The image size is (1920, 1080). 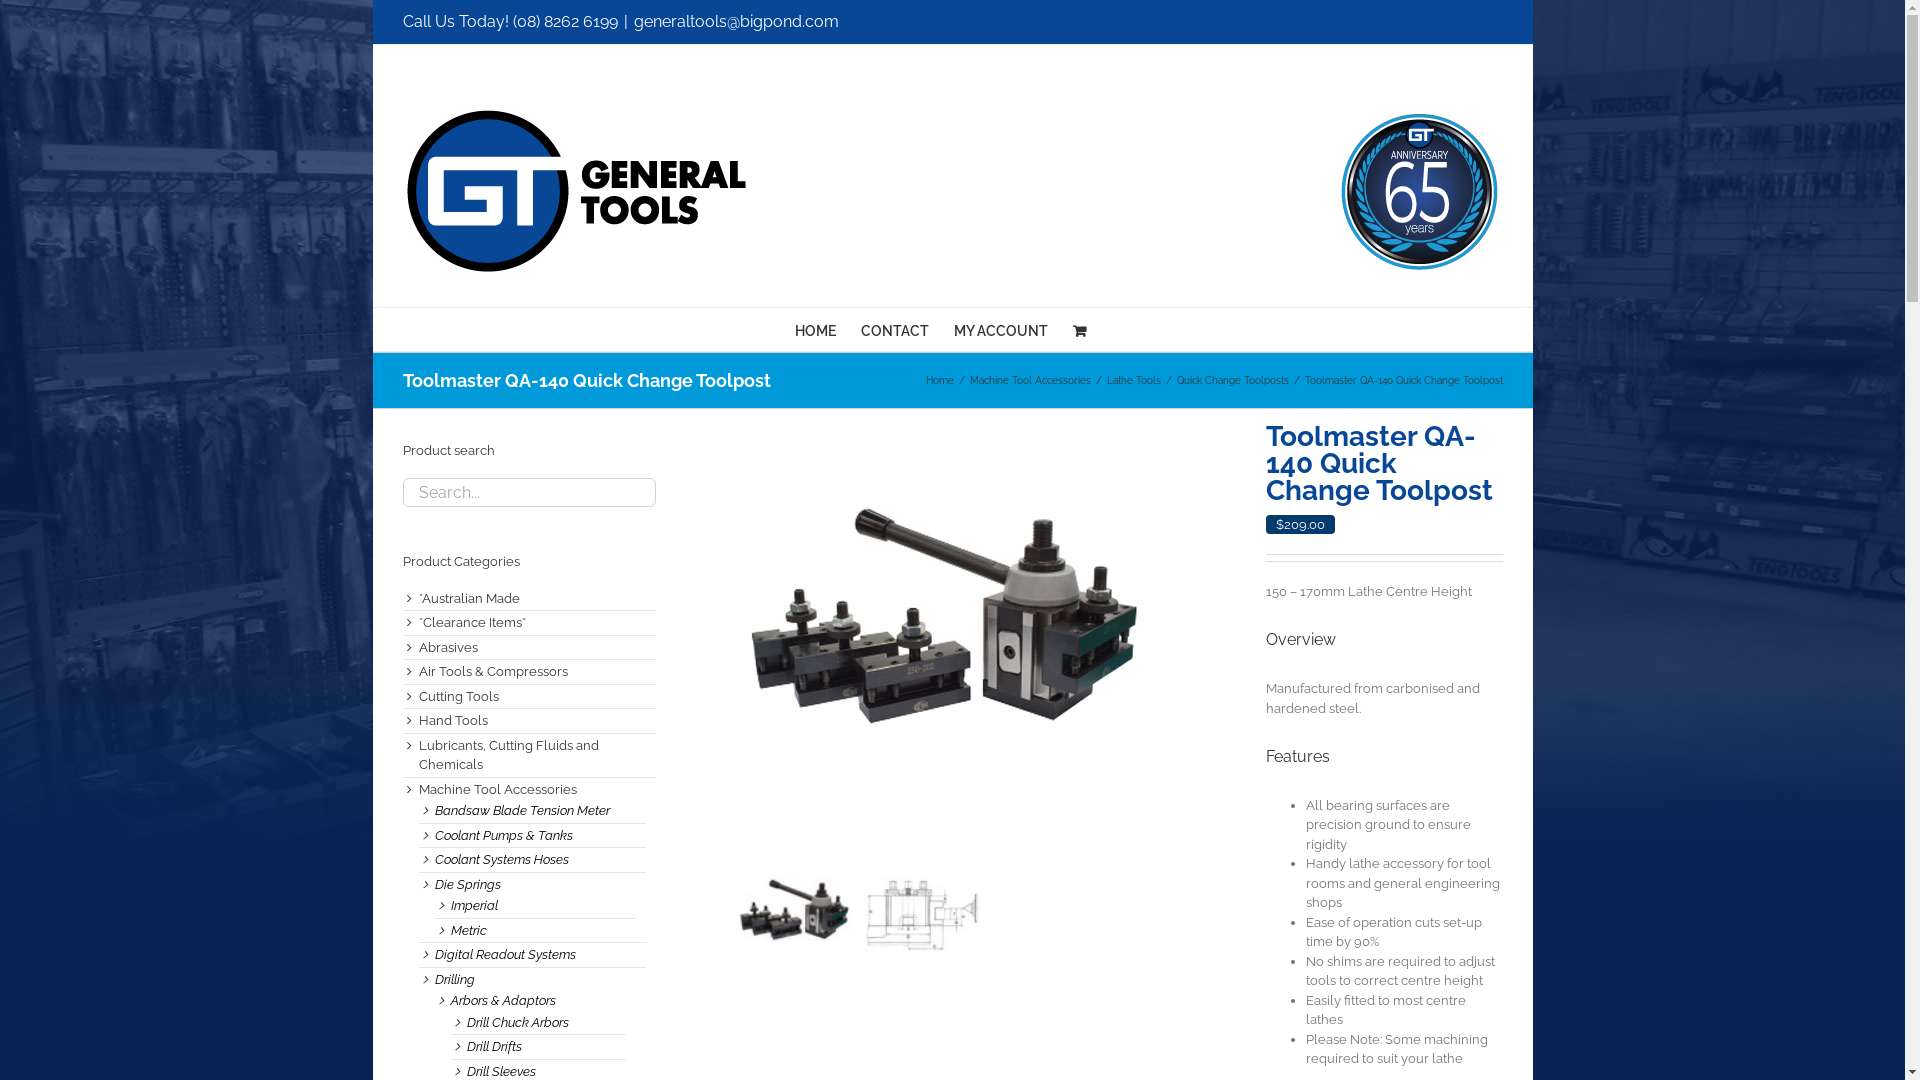 I want to click on 'Abrasives', so click(x=416, y=647).